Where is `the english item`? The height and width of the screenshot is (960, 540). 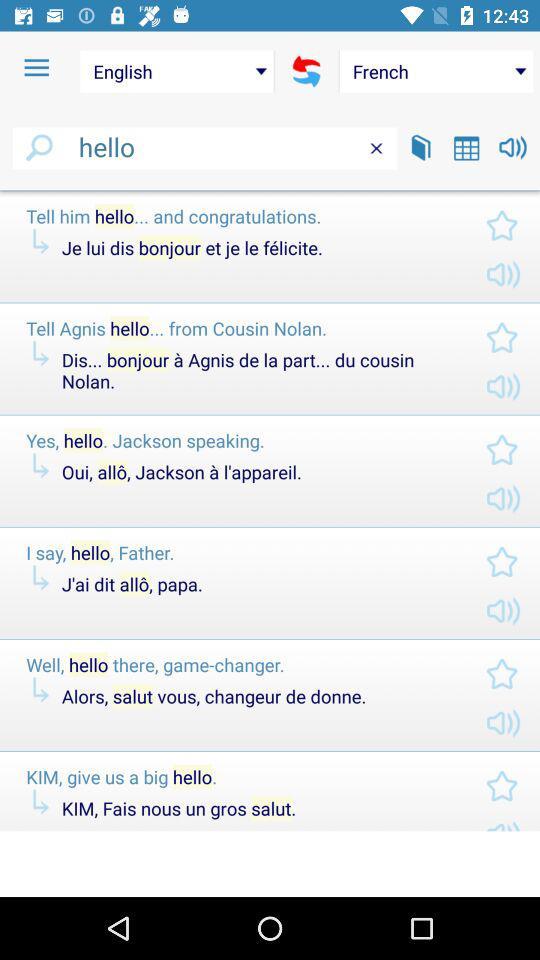 the english item is located at coordinates (177, 71).